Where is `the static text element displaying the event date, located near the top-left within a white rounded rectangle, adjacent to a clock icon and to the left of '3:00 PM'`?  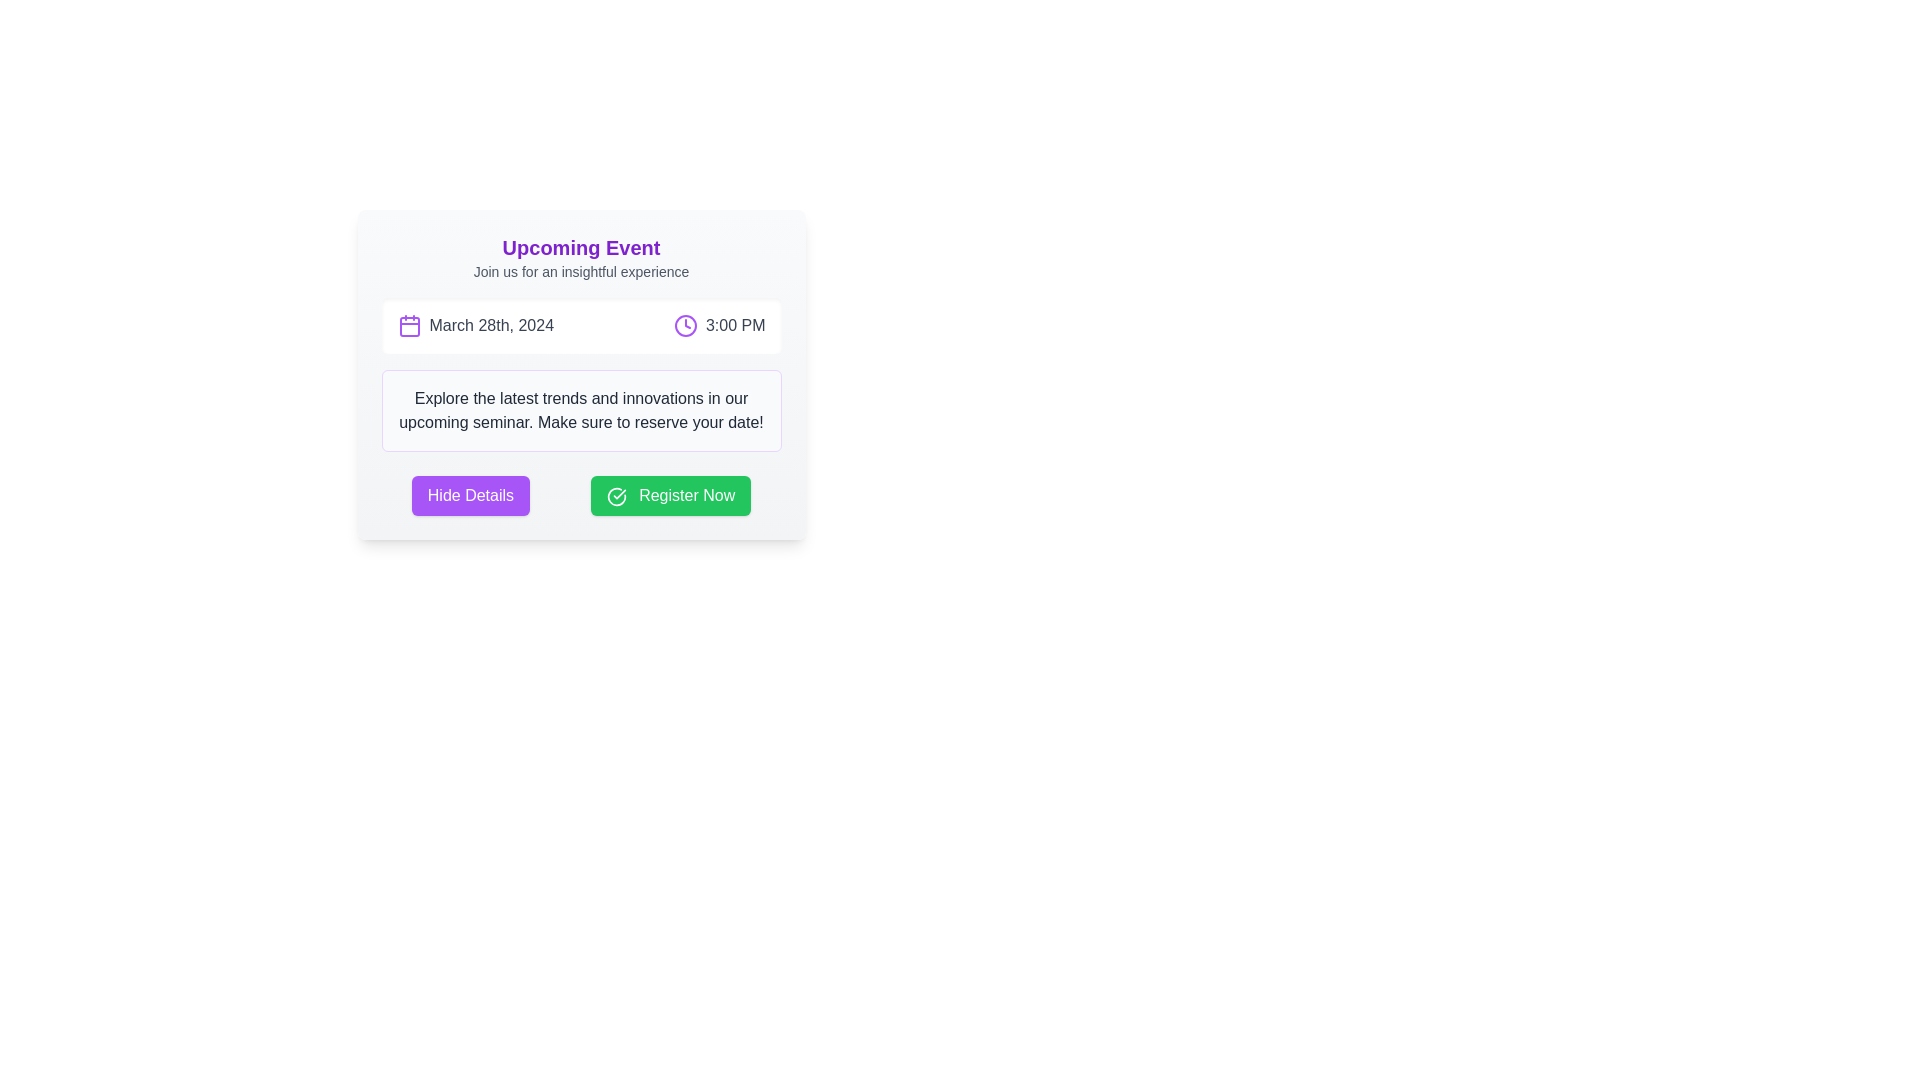
the static text element displaying the event date, located near the top-left within a white rounded rectangle, adjacent to a clock icon and to the left of '3:00 PM' is located at coordinates (474, 325).